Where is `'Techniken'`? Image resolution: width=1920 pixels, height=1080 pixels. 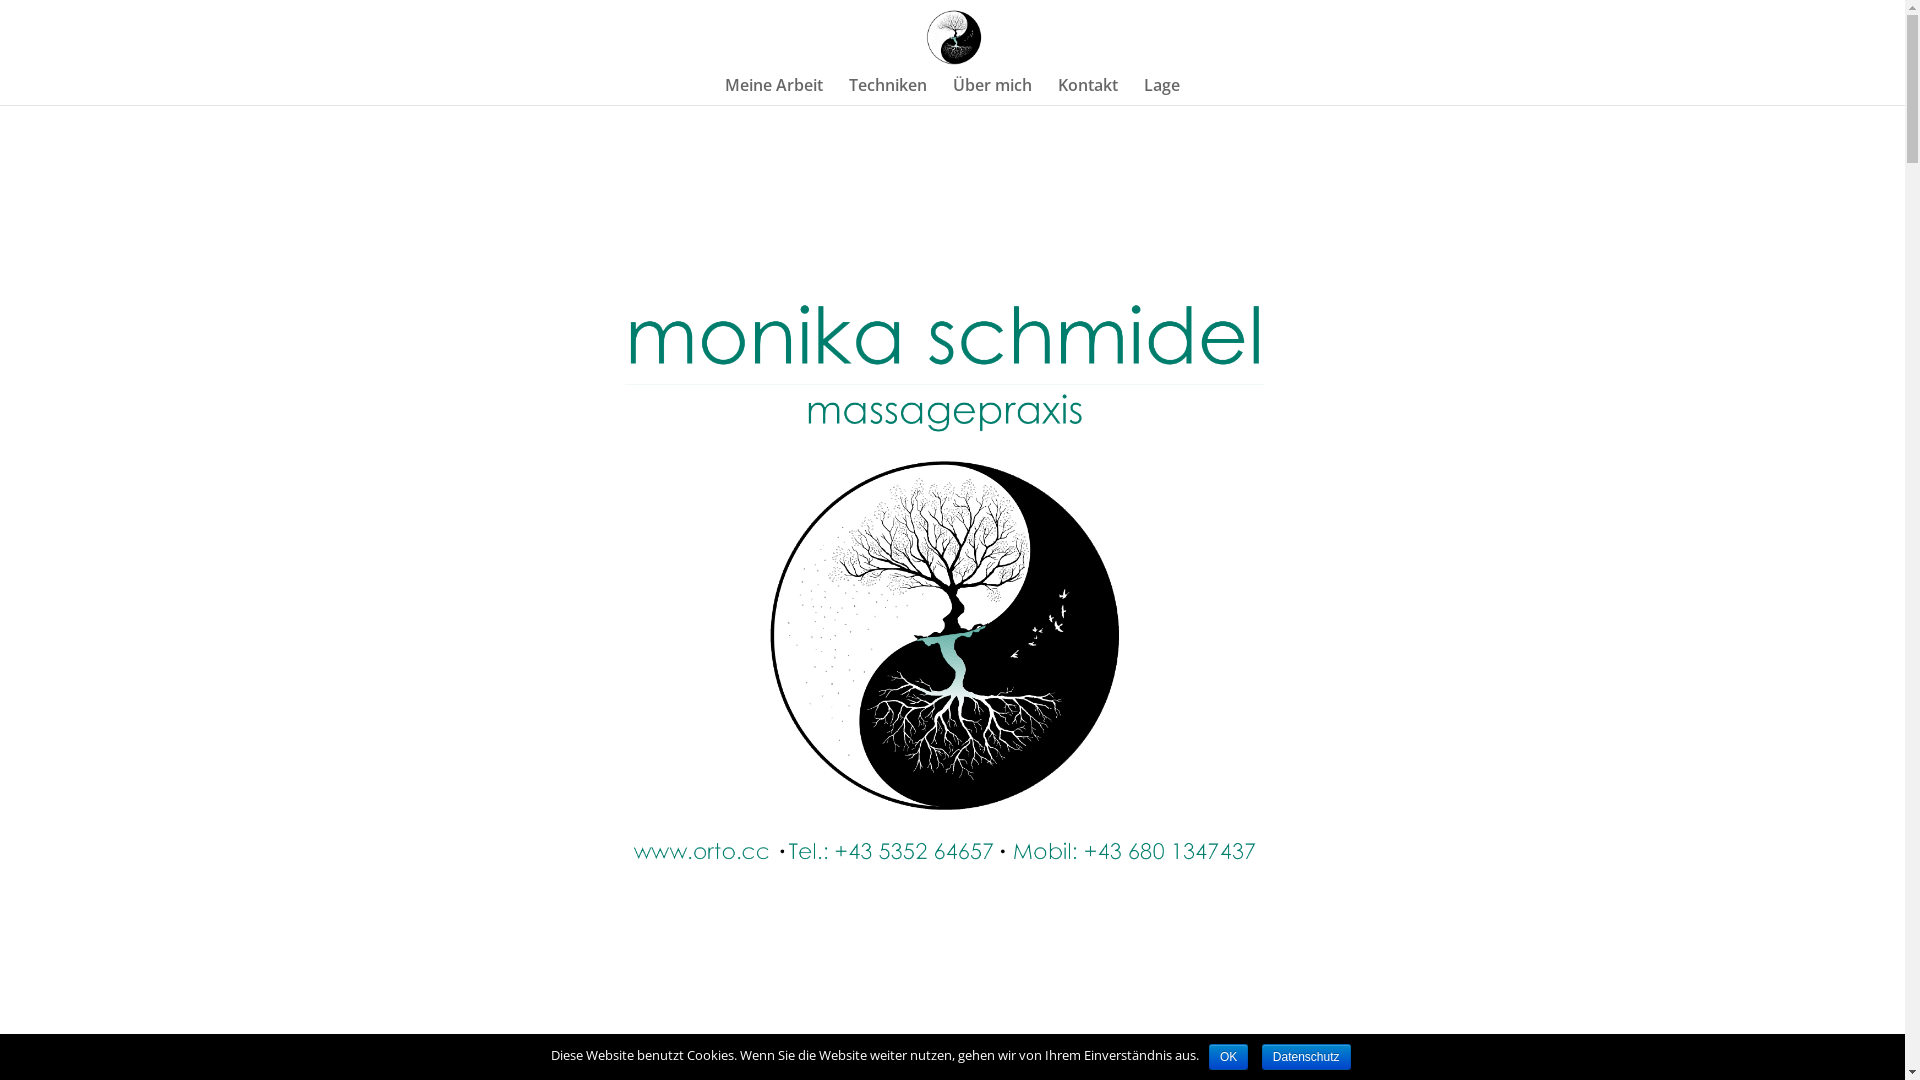
'Techniken' is located at coordinates (887, 91).